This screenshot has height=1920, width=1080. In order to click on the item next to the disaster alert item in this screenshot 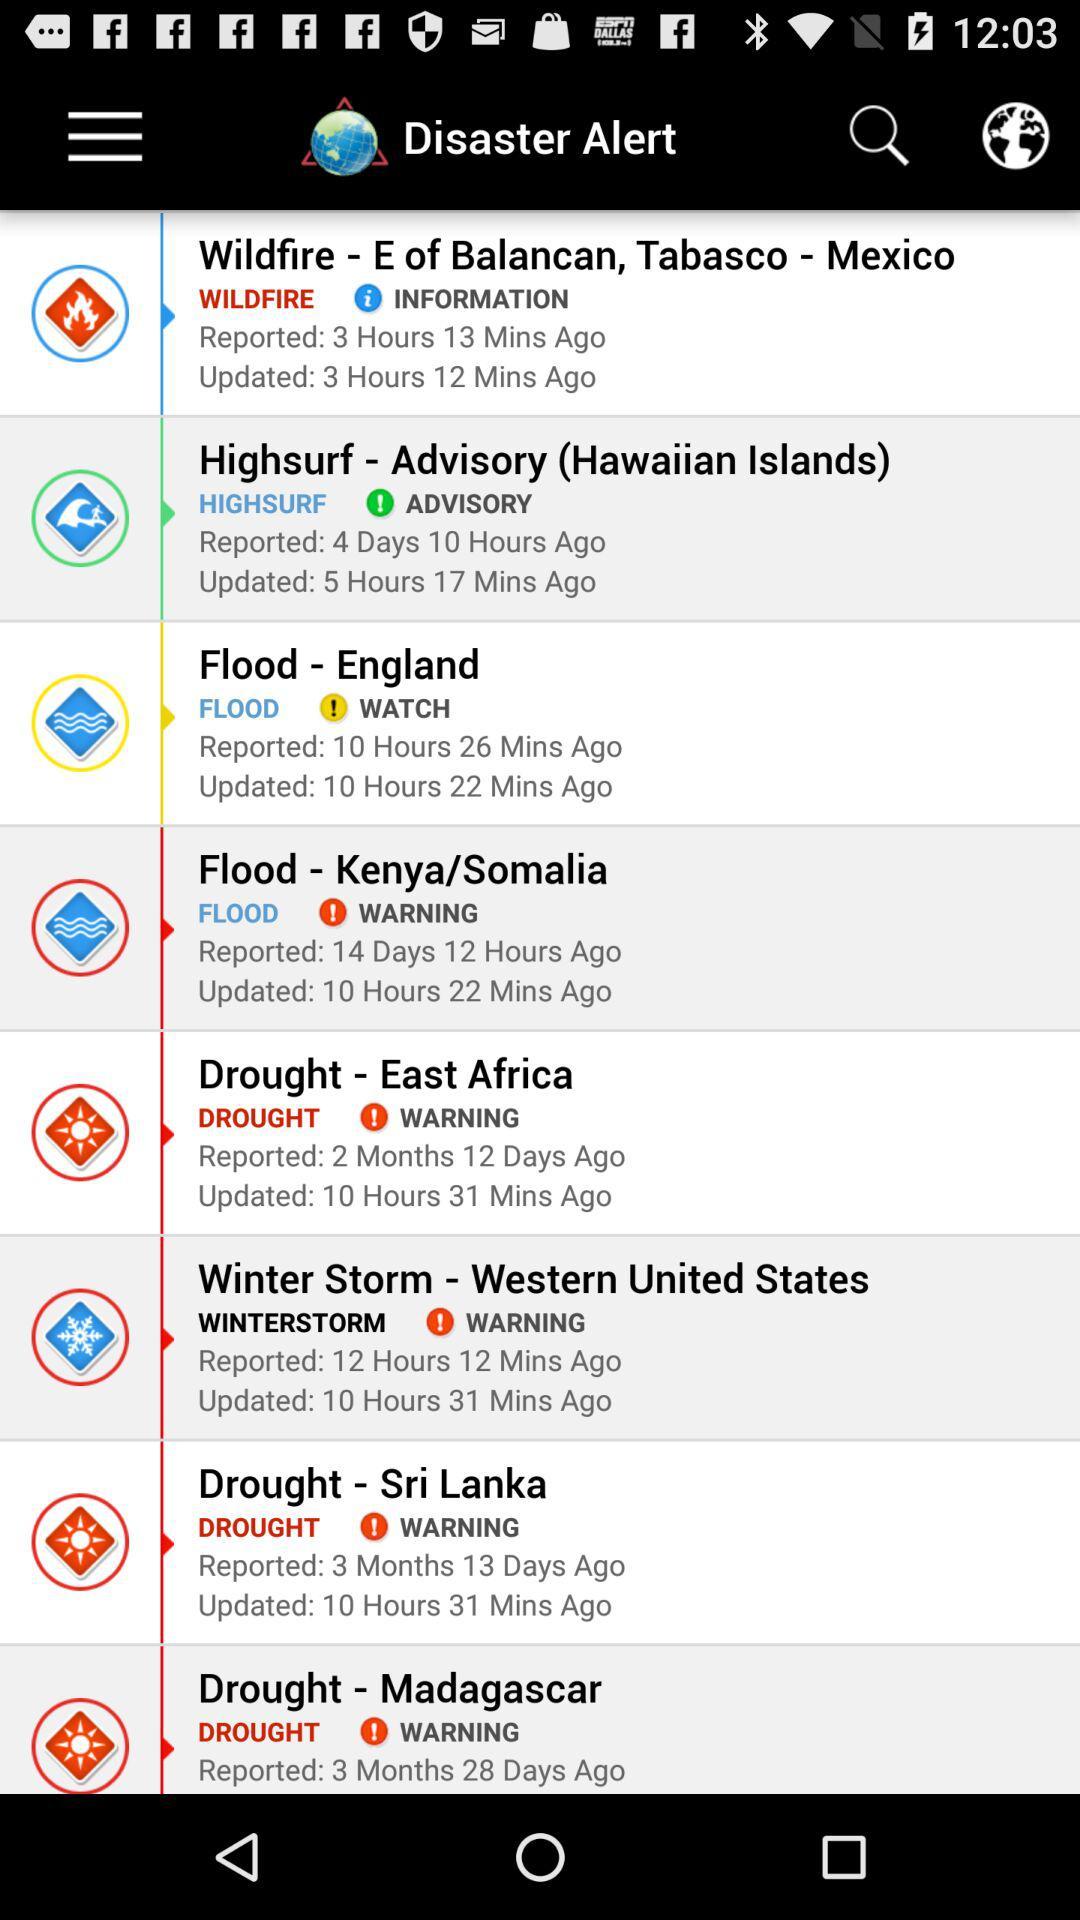, I will do `click(878, 135)`.